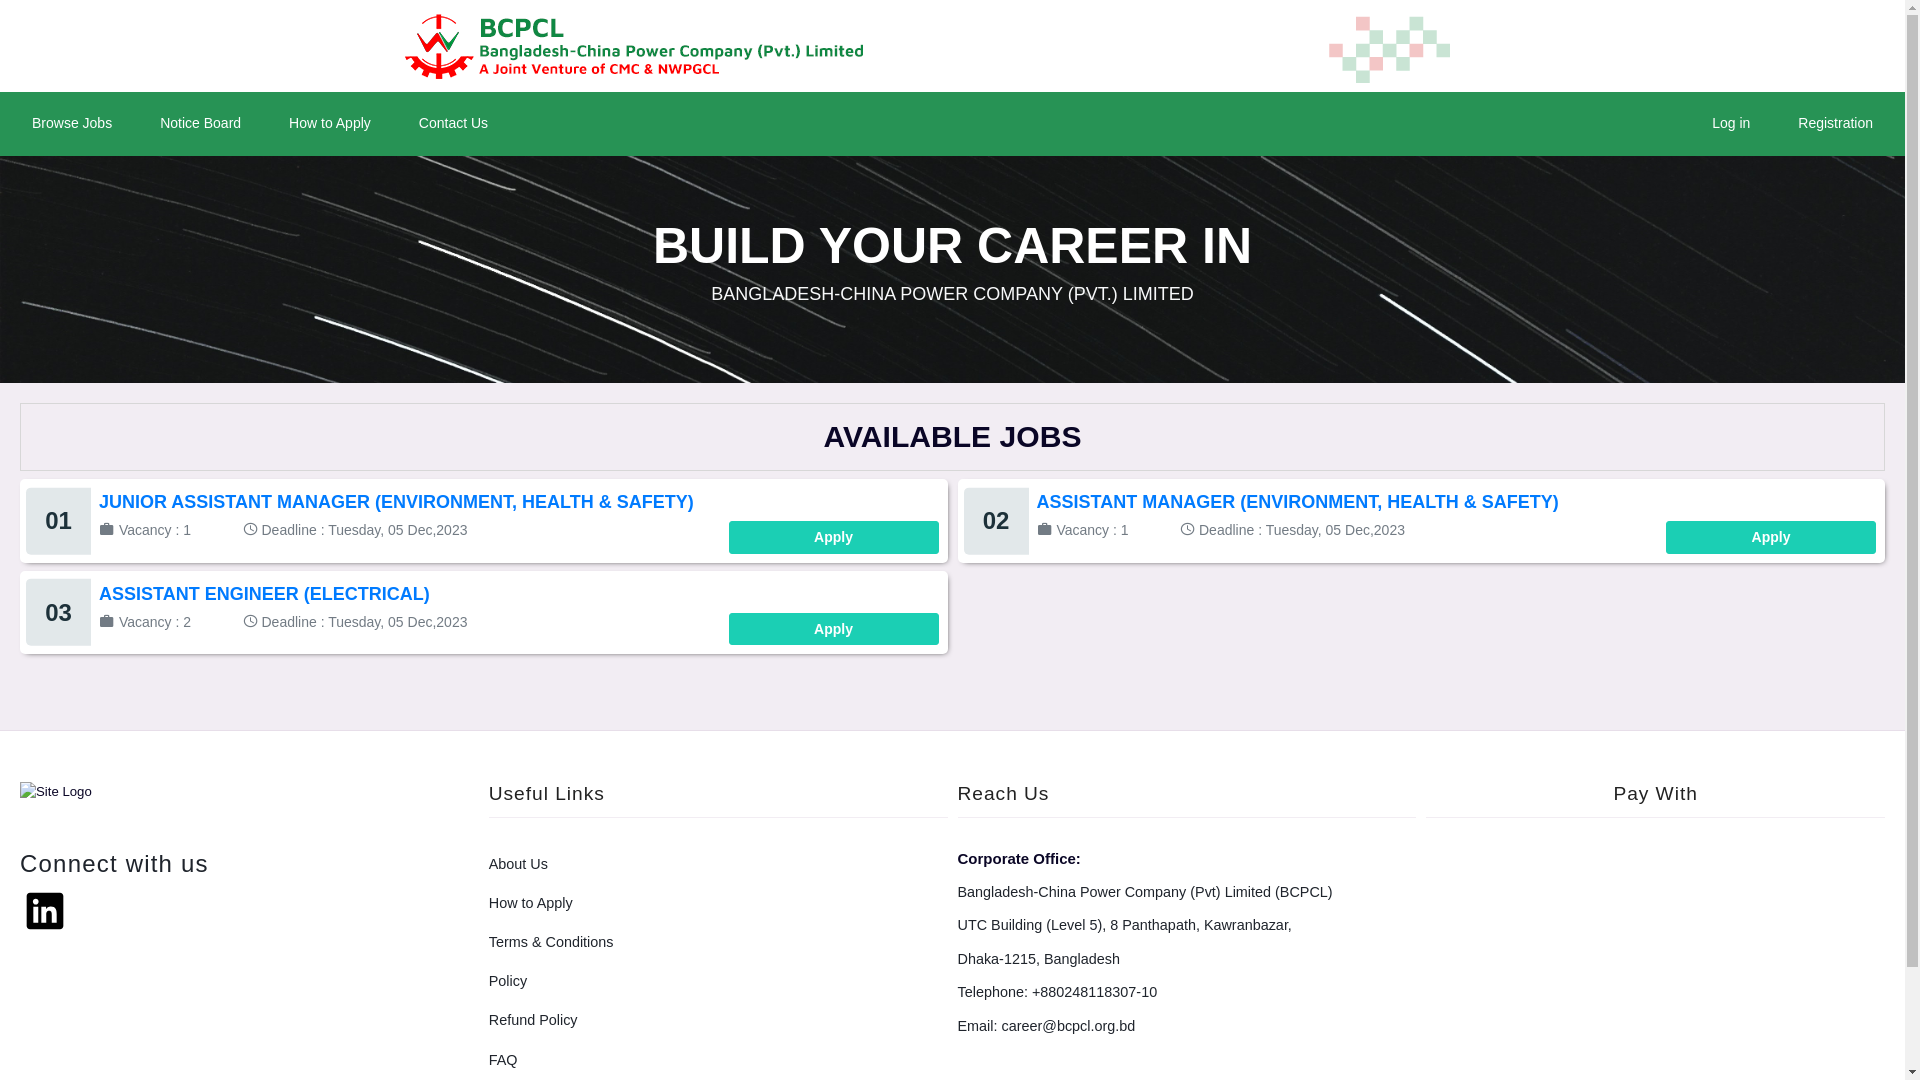 The height and width of the screenshot is (1080, 1920). I want to click on 'ASSISTANT ENGINEER (ELECTRICAL)', so click(263, 593).